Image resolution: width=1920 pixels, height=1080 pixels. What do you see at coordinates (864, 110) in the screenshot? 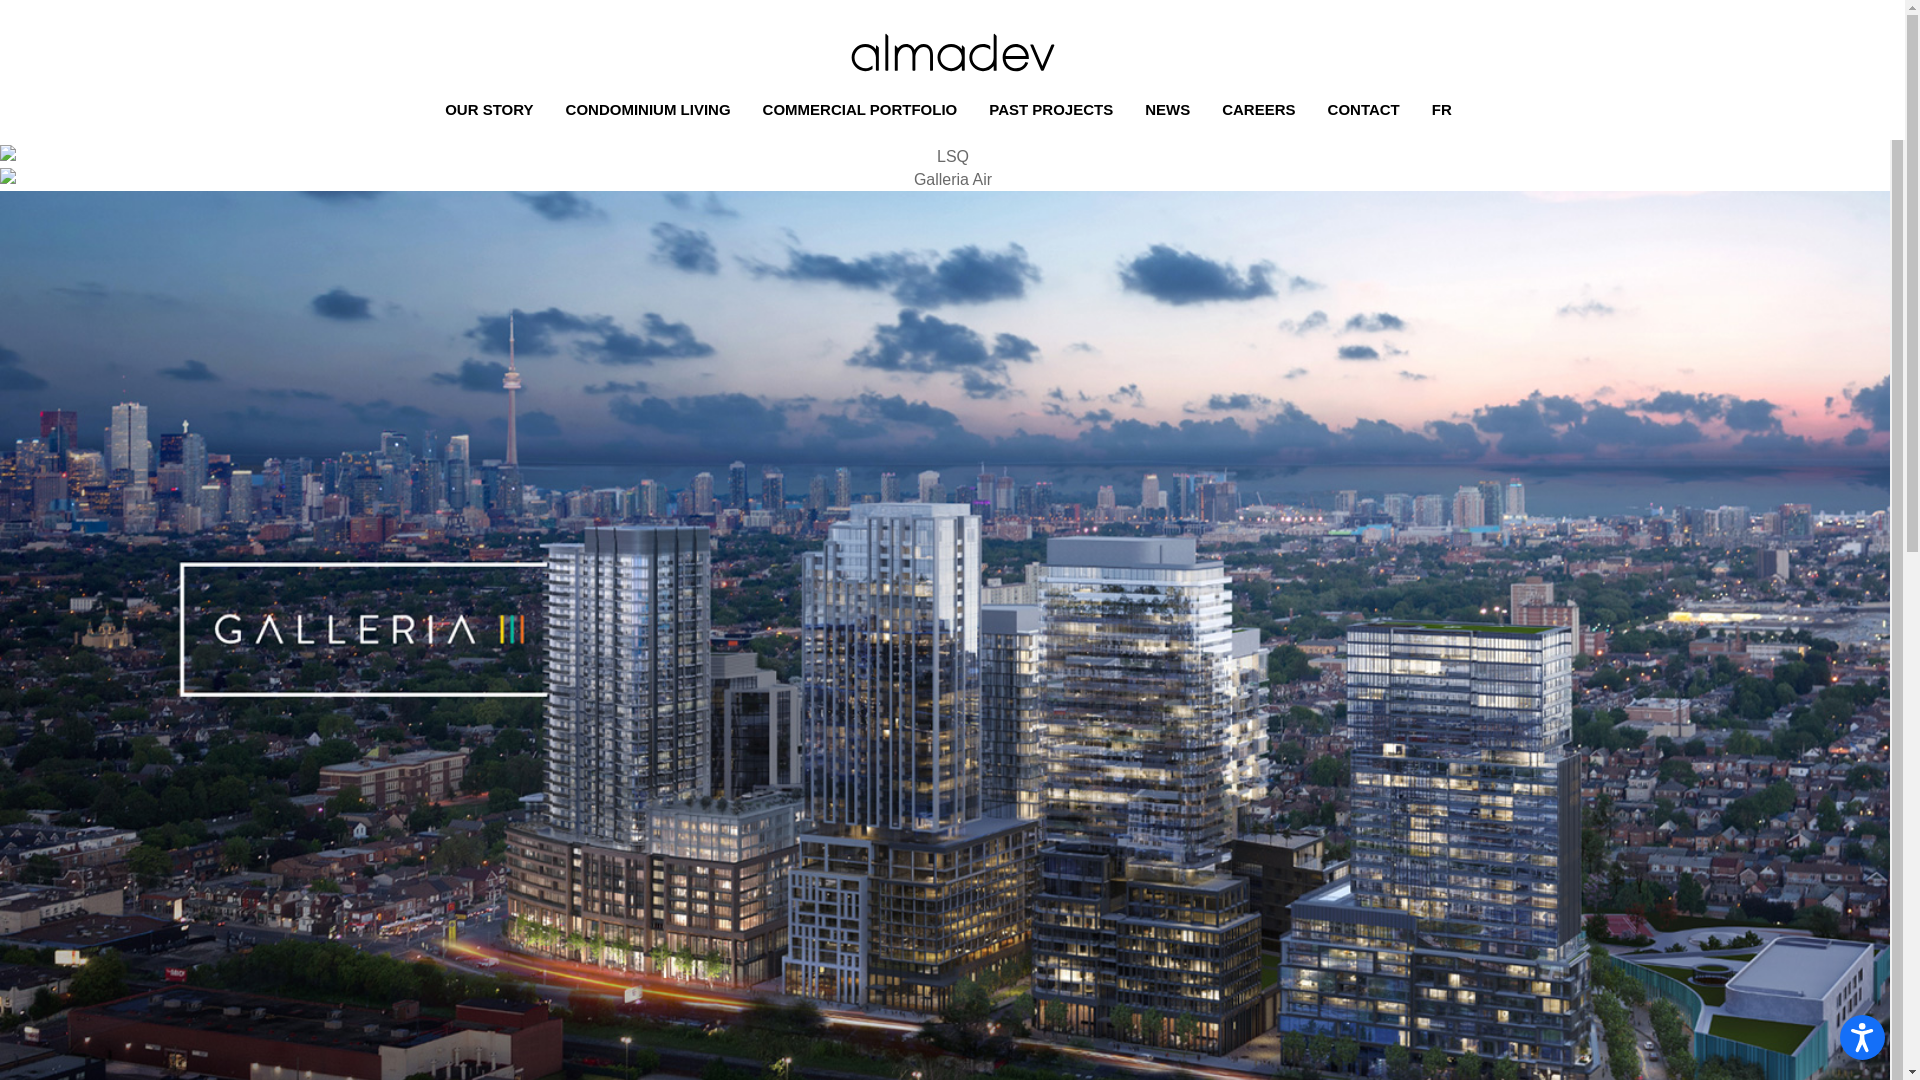
I see `'COMMERCIAL PORTFOLIO'` at bounding box center [864, 110].